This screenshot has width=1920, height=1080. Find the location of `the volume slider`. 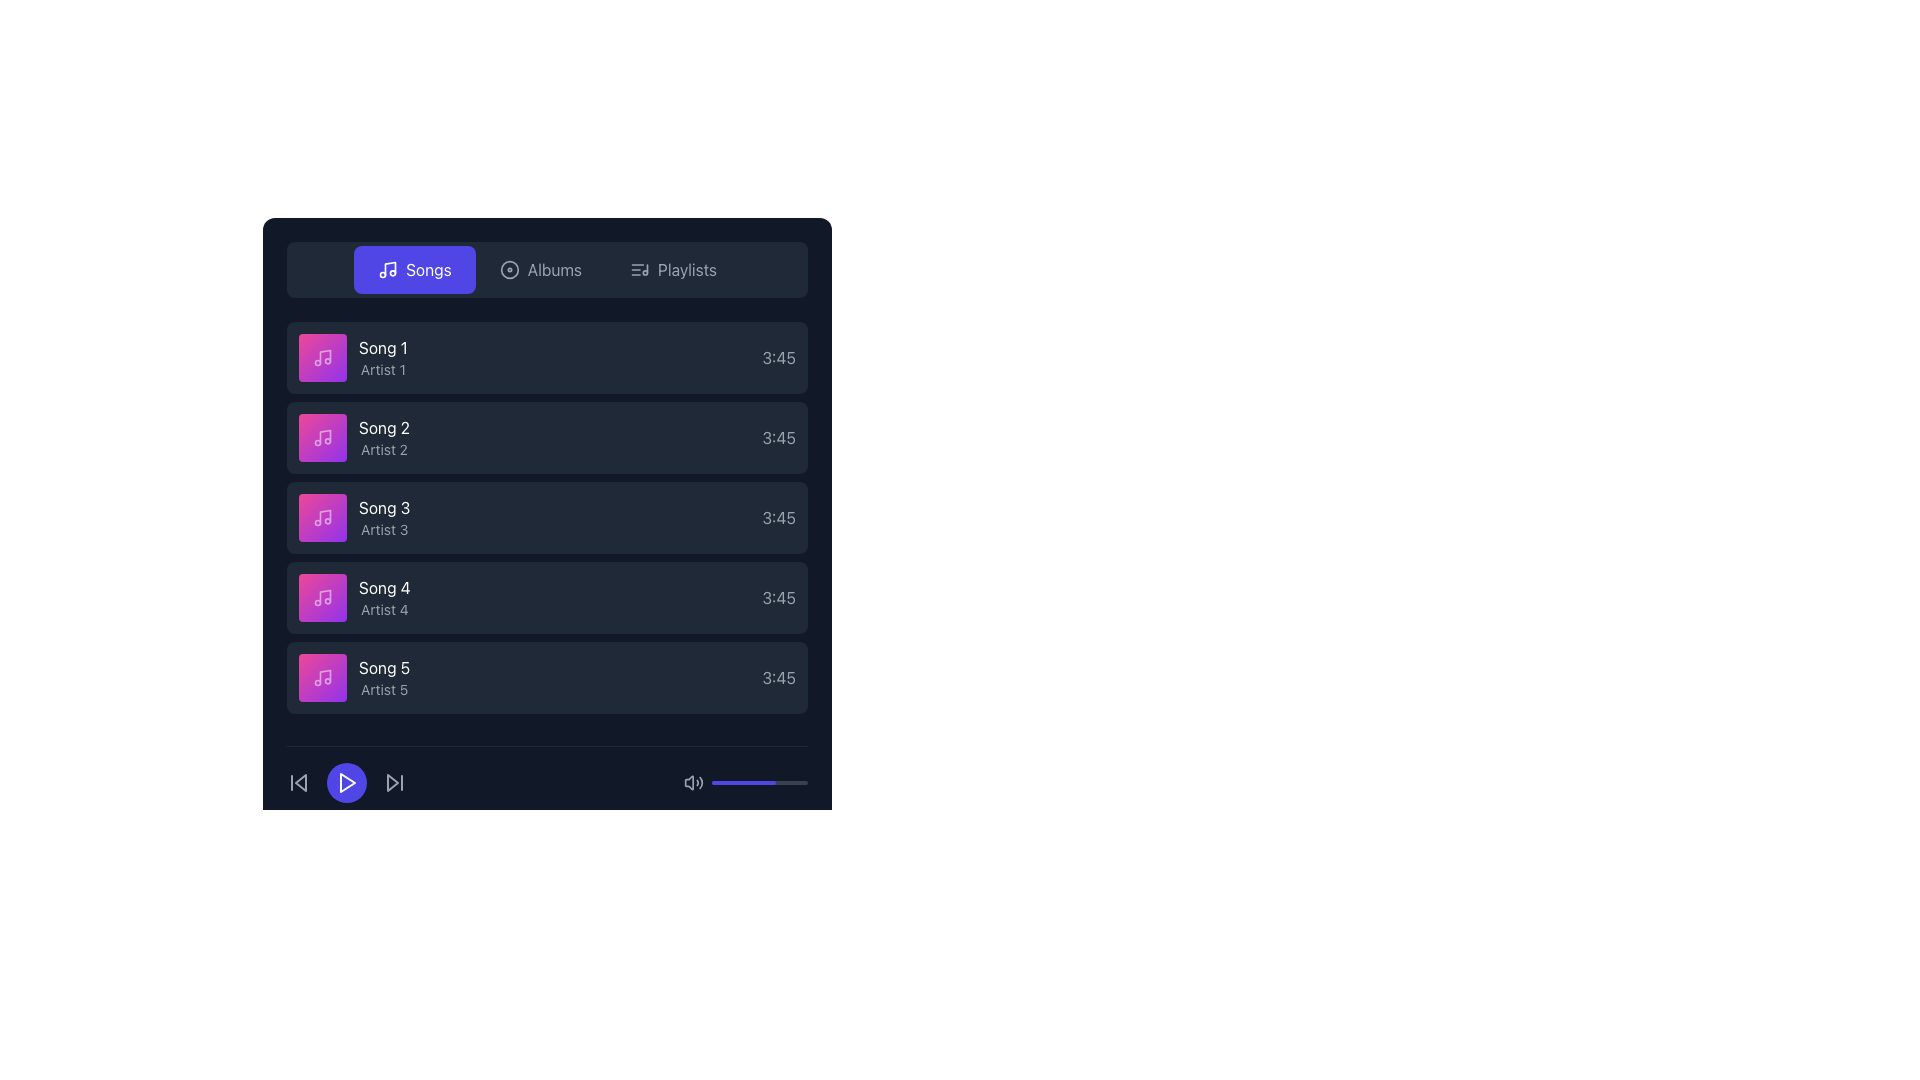

the volume slider is located at coordinates (715, 782).